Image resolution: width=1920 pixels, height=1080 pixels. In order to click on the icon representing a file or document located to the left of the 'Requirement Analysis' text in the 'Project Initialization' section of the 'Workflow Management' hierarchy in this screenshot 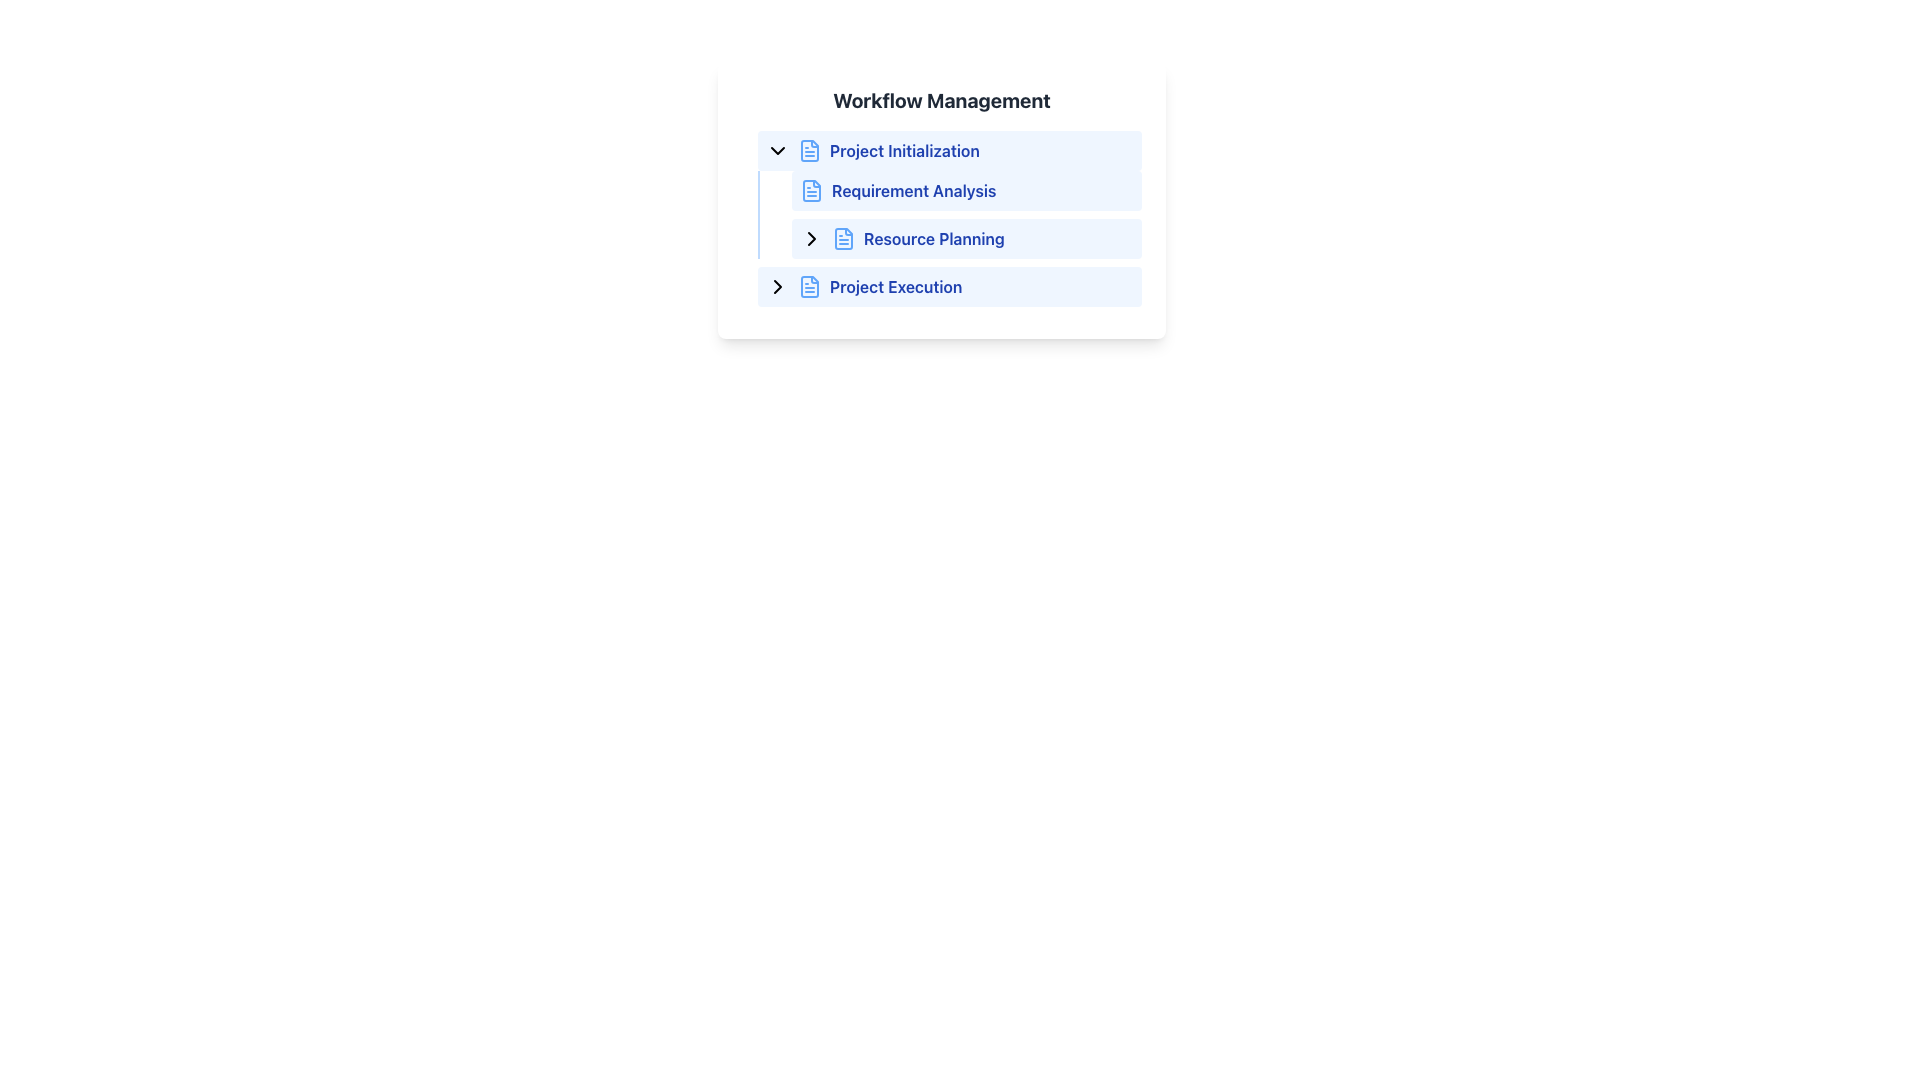, I will do `click(811, 191)`.